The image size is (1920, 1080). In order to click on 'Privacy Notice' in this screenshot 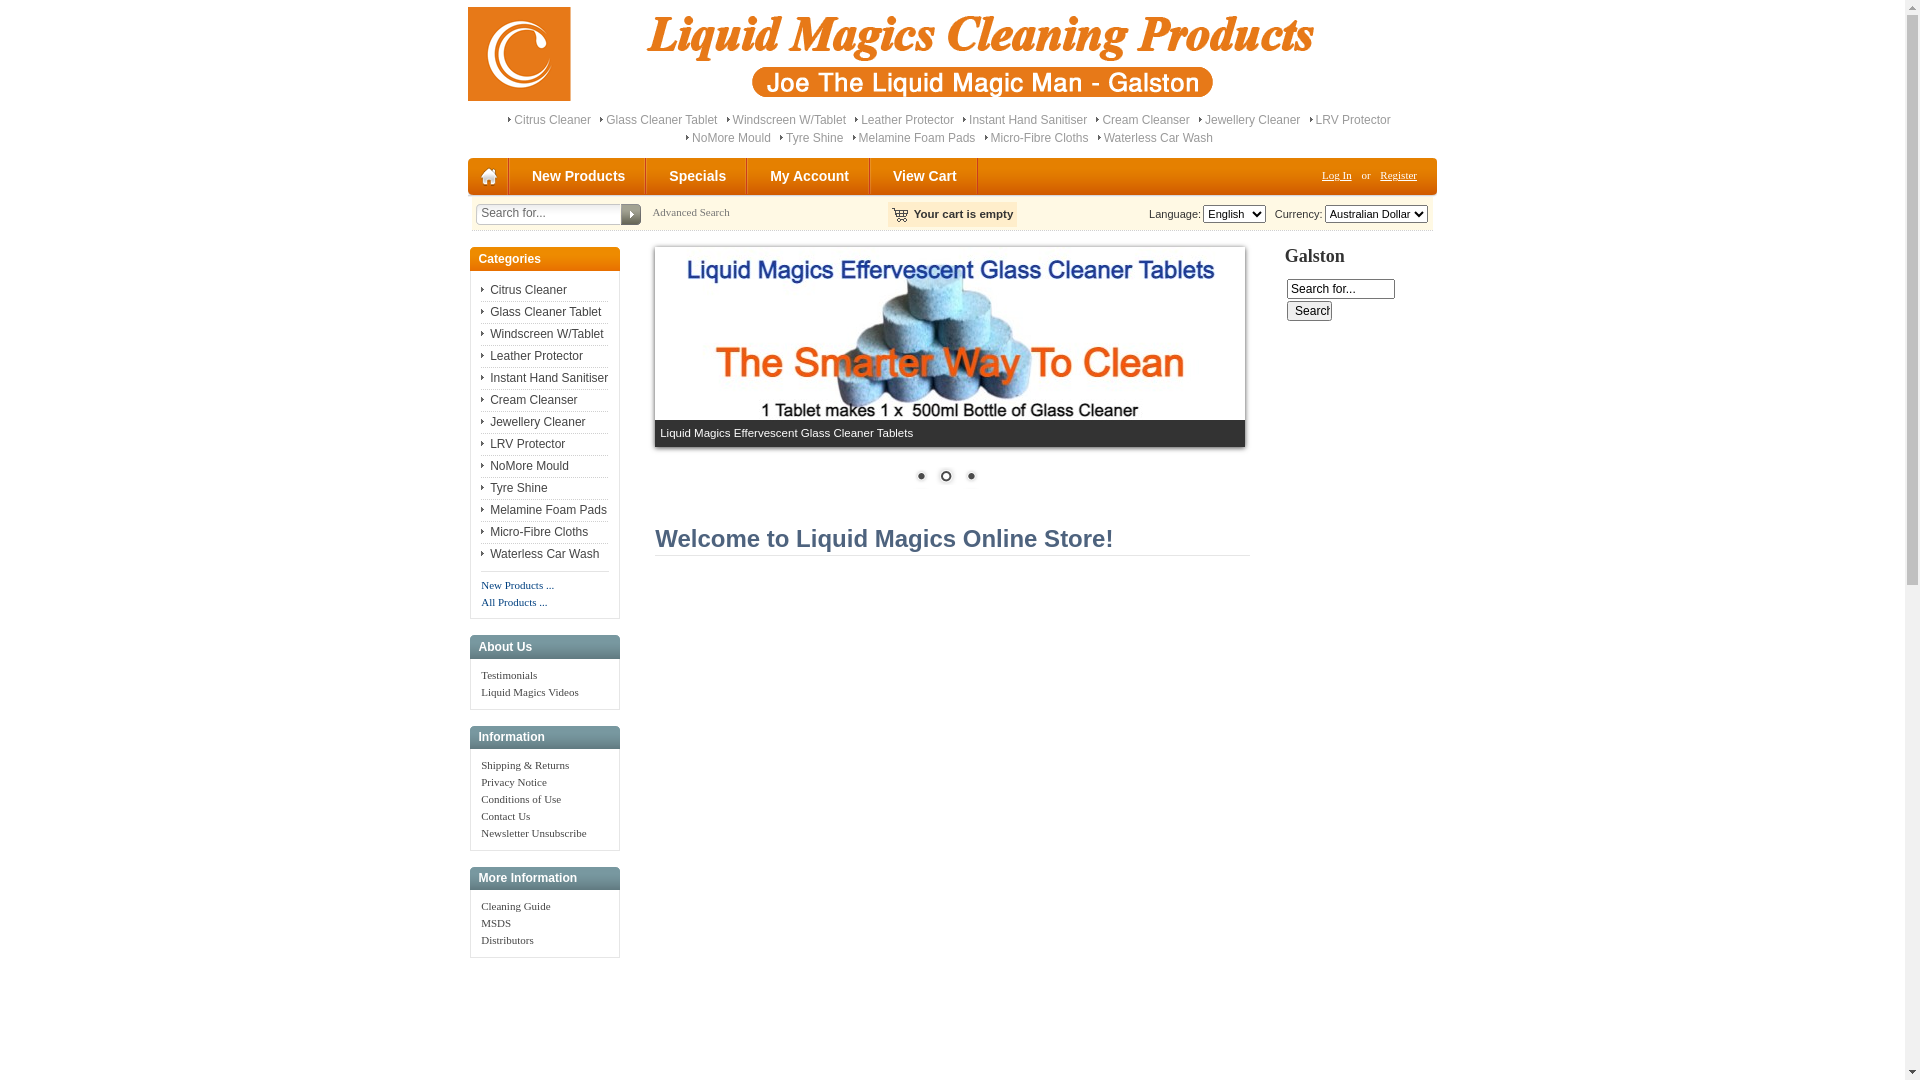, I will do `click(513, 781)`.